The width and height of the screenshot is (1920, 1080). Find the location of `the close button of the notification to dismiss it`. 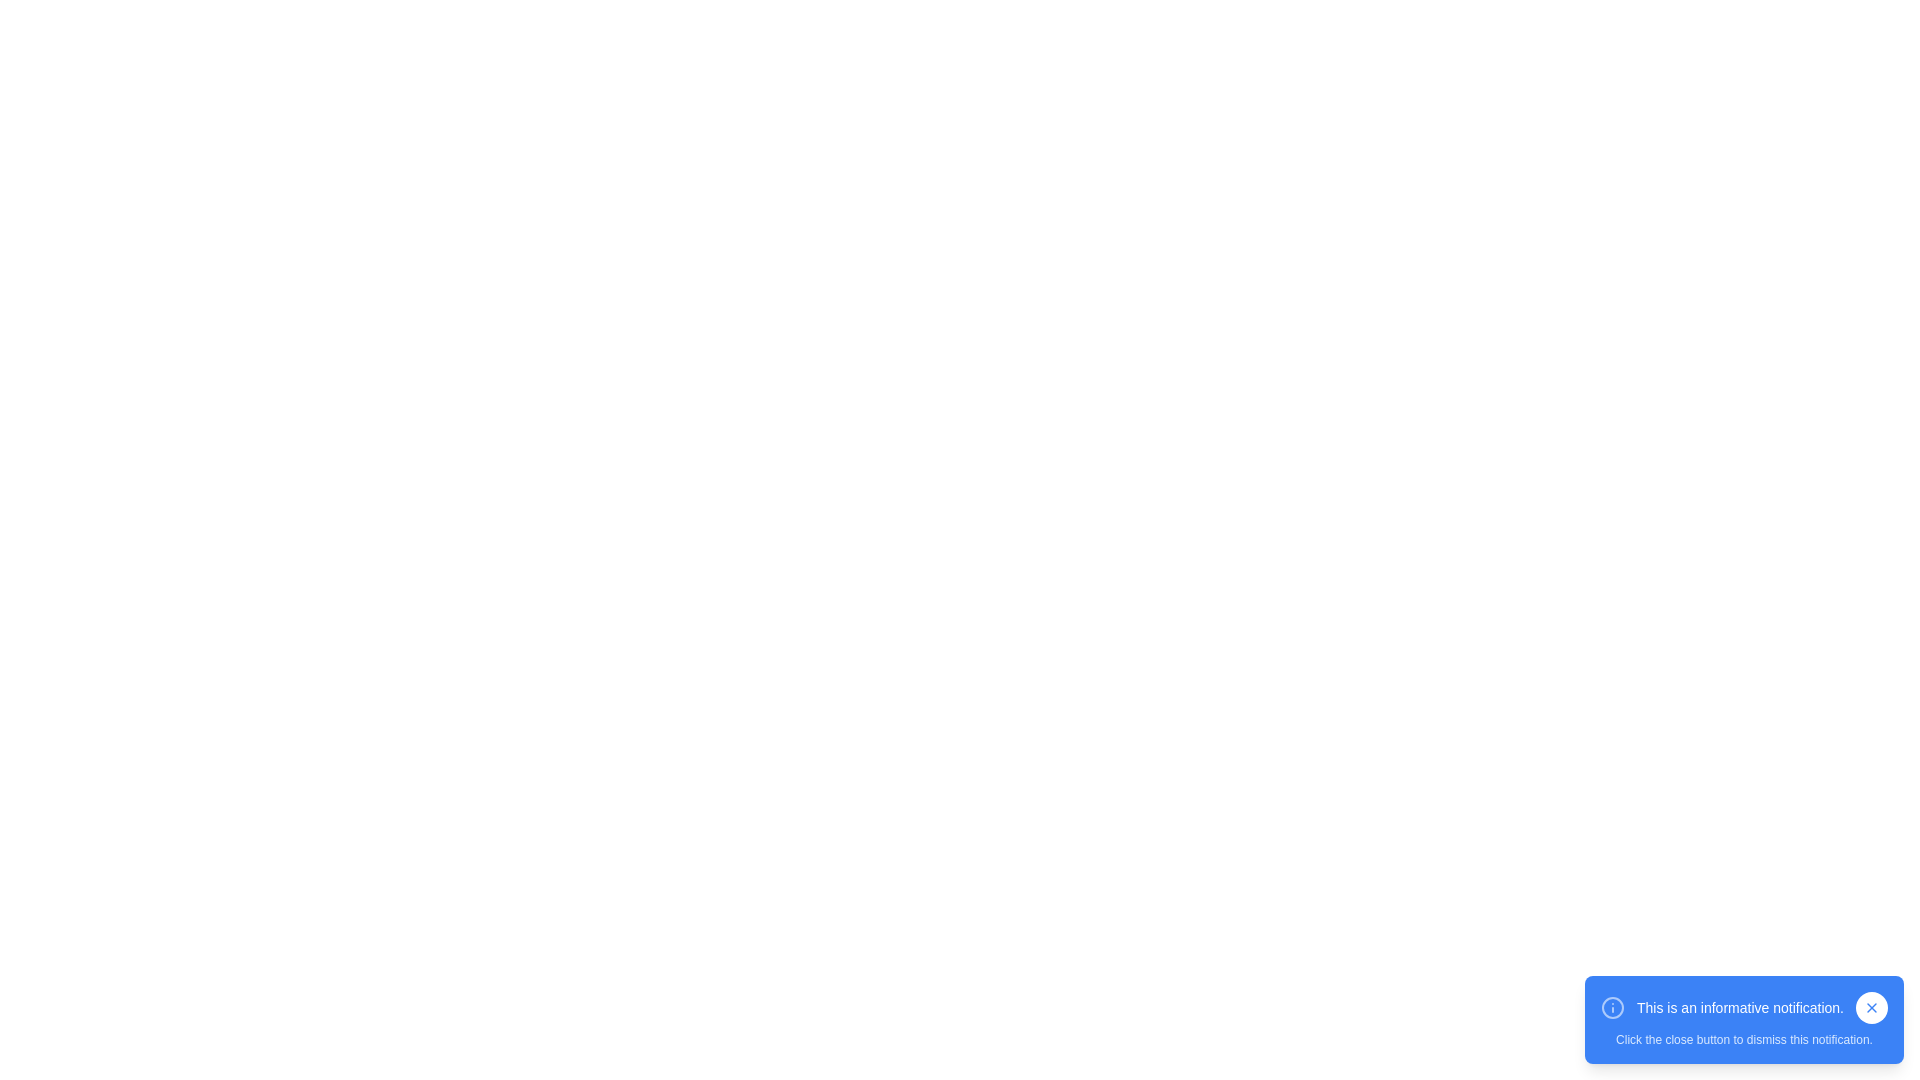

the close button of the notification to dismiss it is located at coordinates (1871, 1007).